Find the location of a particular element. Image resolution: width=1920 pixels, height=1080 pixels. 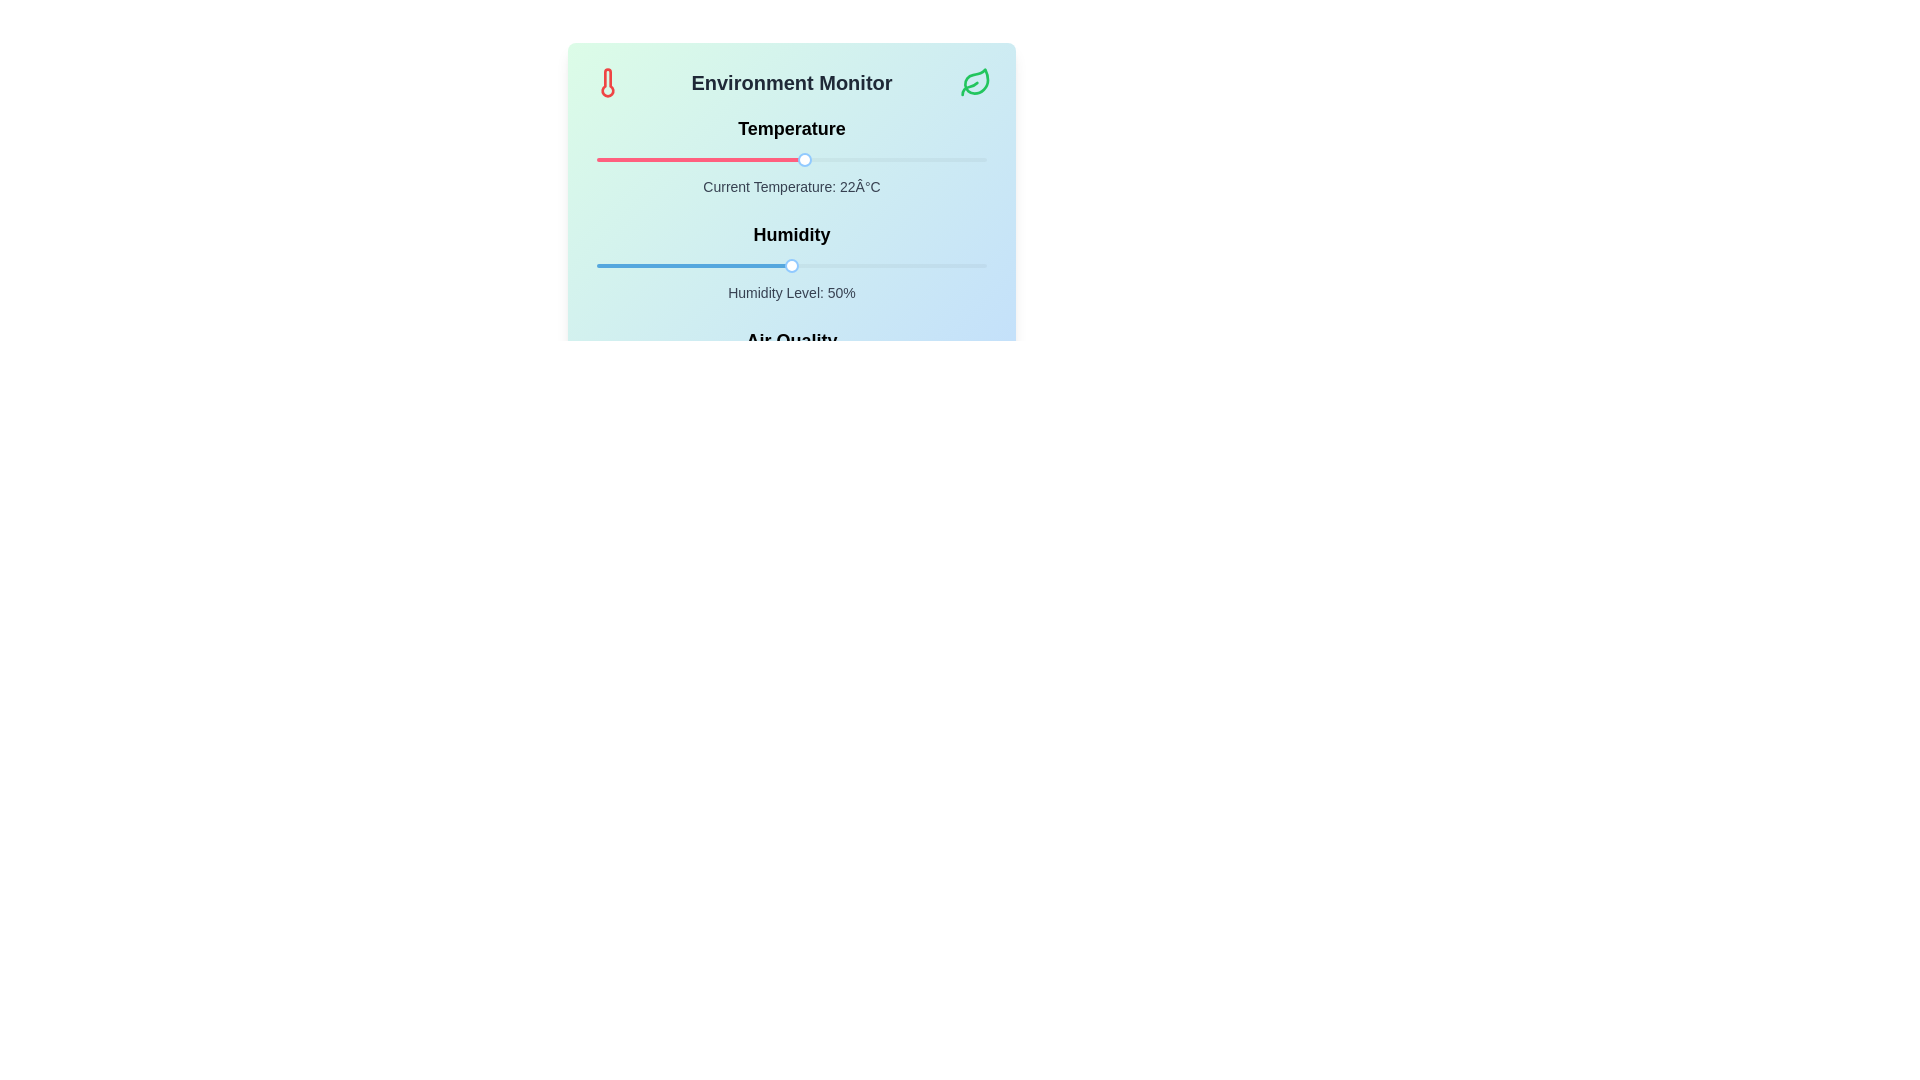

the slider handle for keyboard navigation is located at coordinates (805, 158).